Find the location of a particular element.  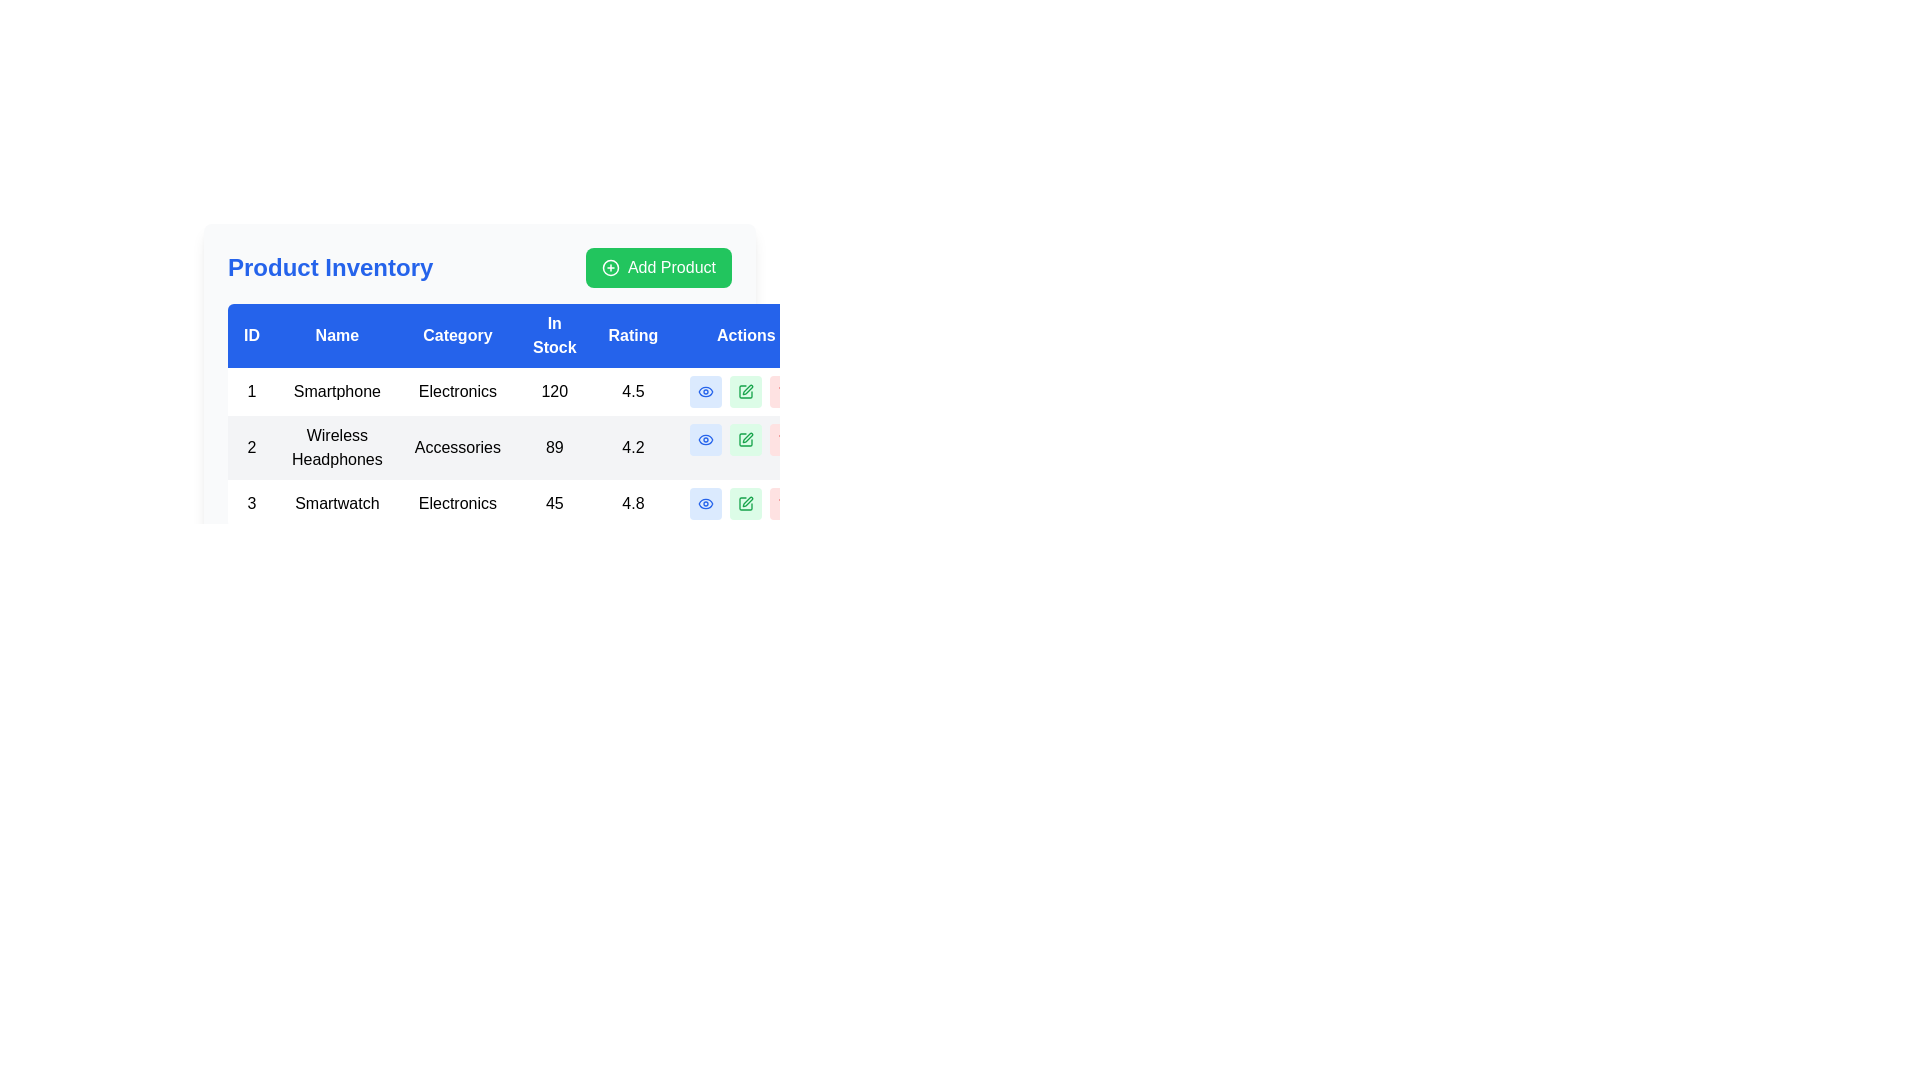

a cell within the second row of the product table that displays information about 'Wireless Headphones' is located at coordinates (523, 446).